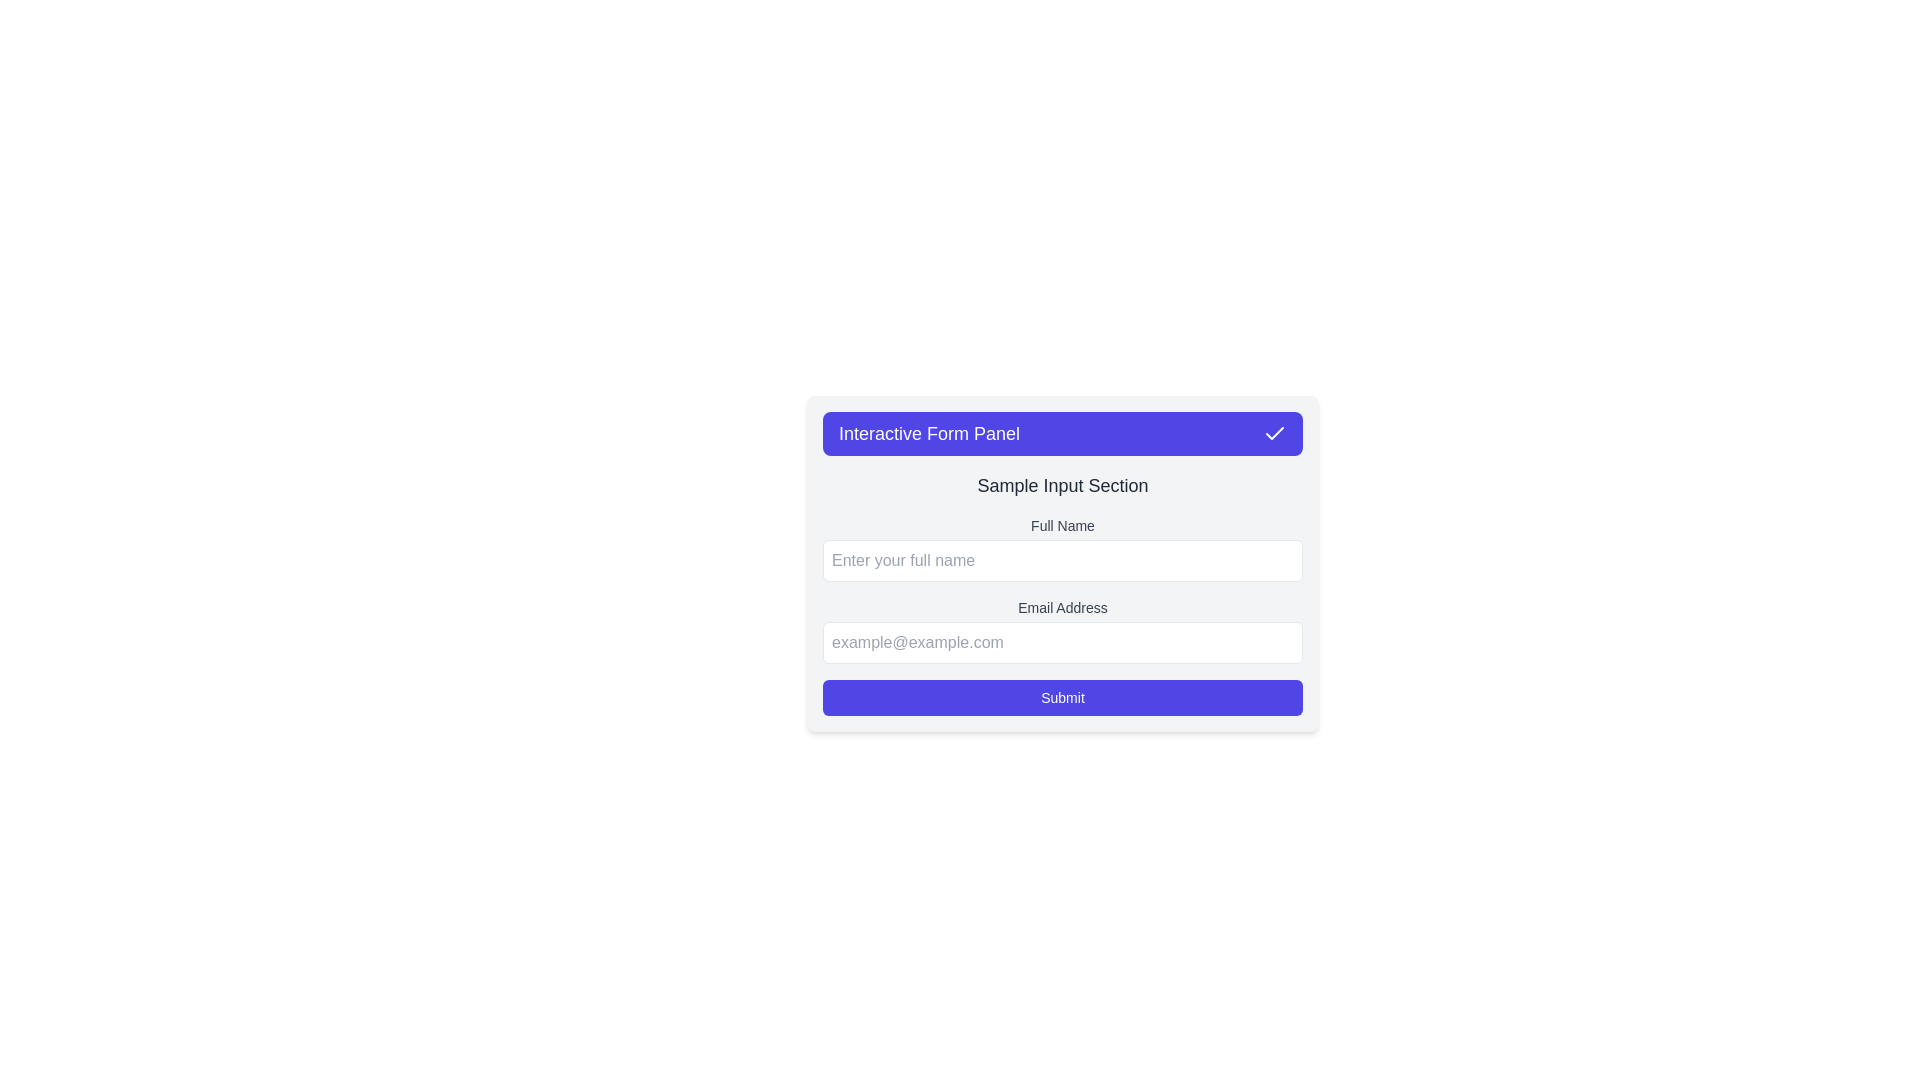 The height and width of the screenshot is (1080, 1920). I want to click on the label providing context for the full name input field in the 'Sample Input Section', so click(1061, 524).